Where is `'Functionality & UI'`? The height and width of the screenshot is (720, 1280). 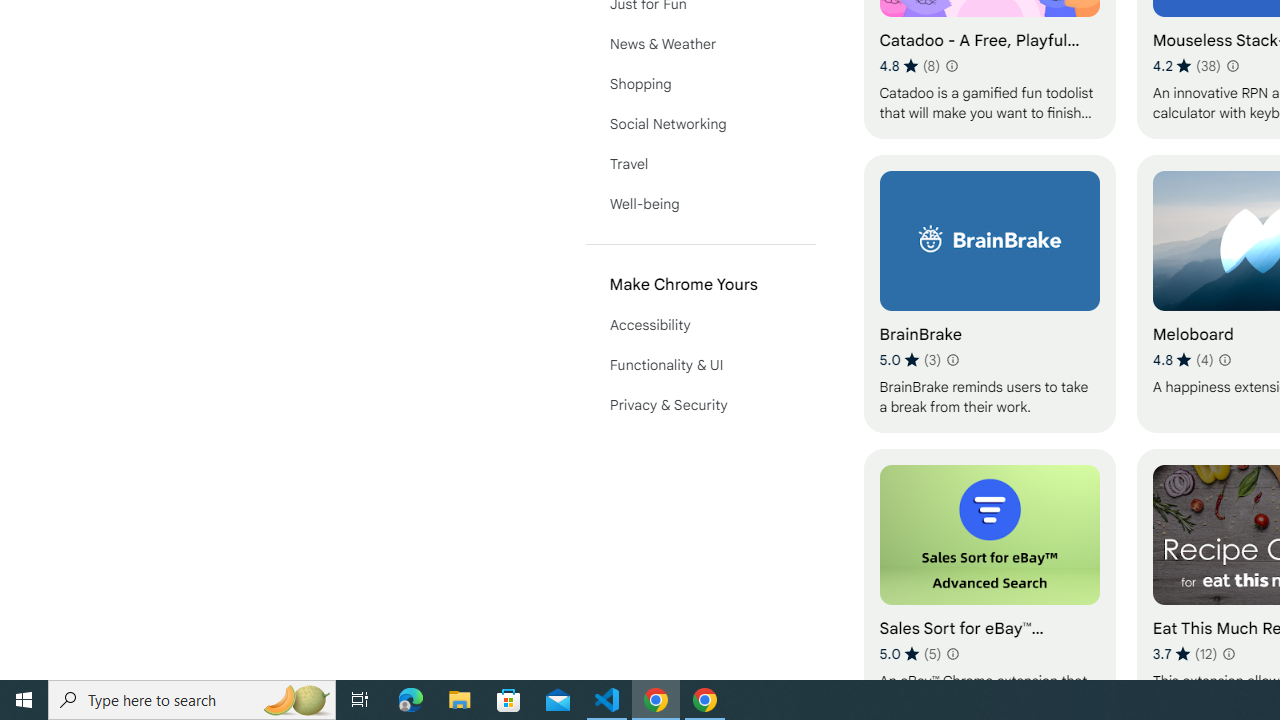
'Functionality & UI' is located at coordinates (700, 365).